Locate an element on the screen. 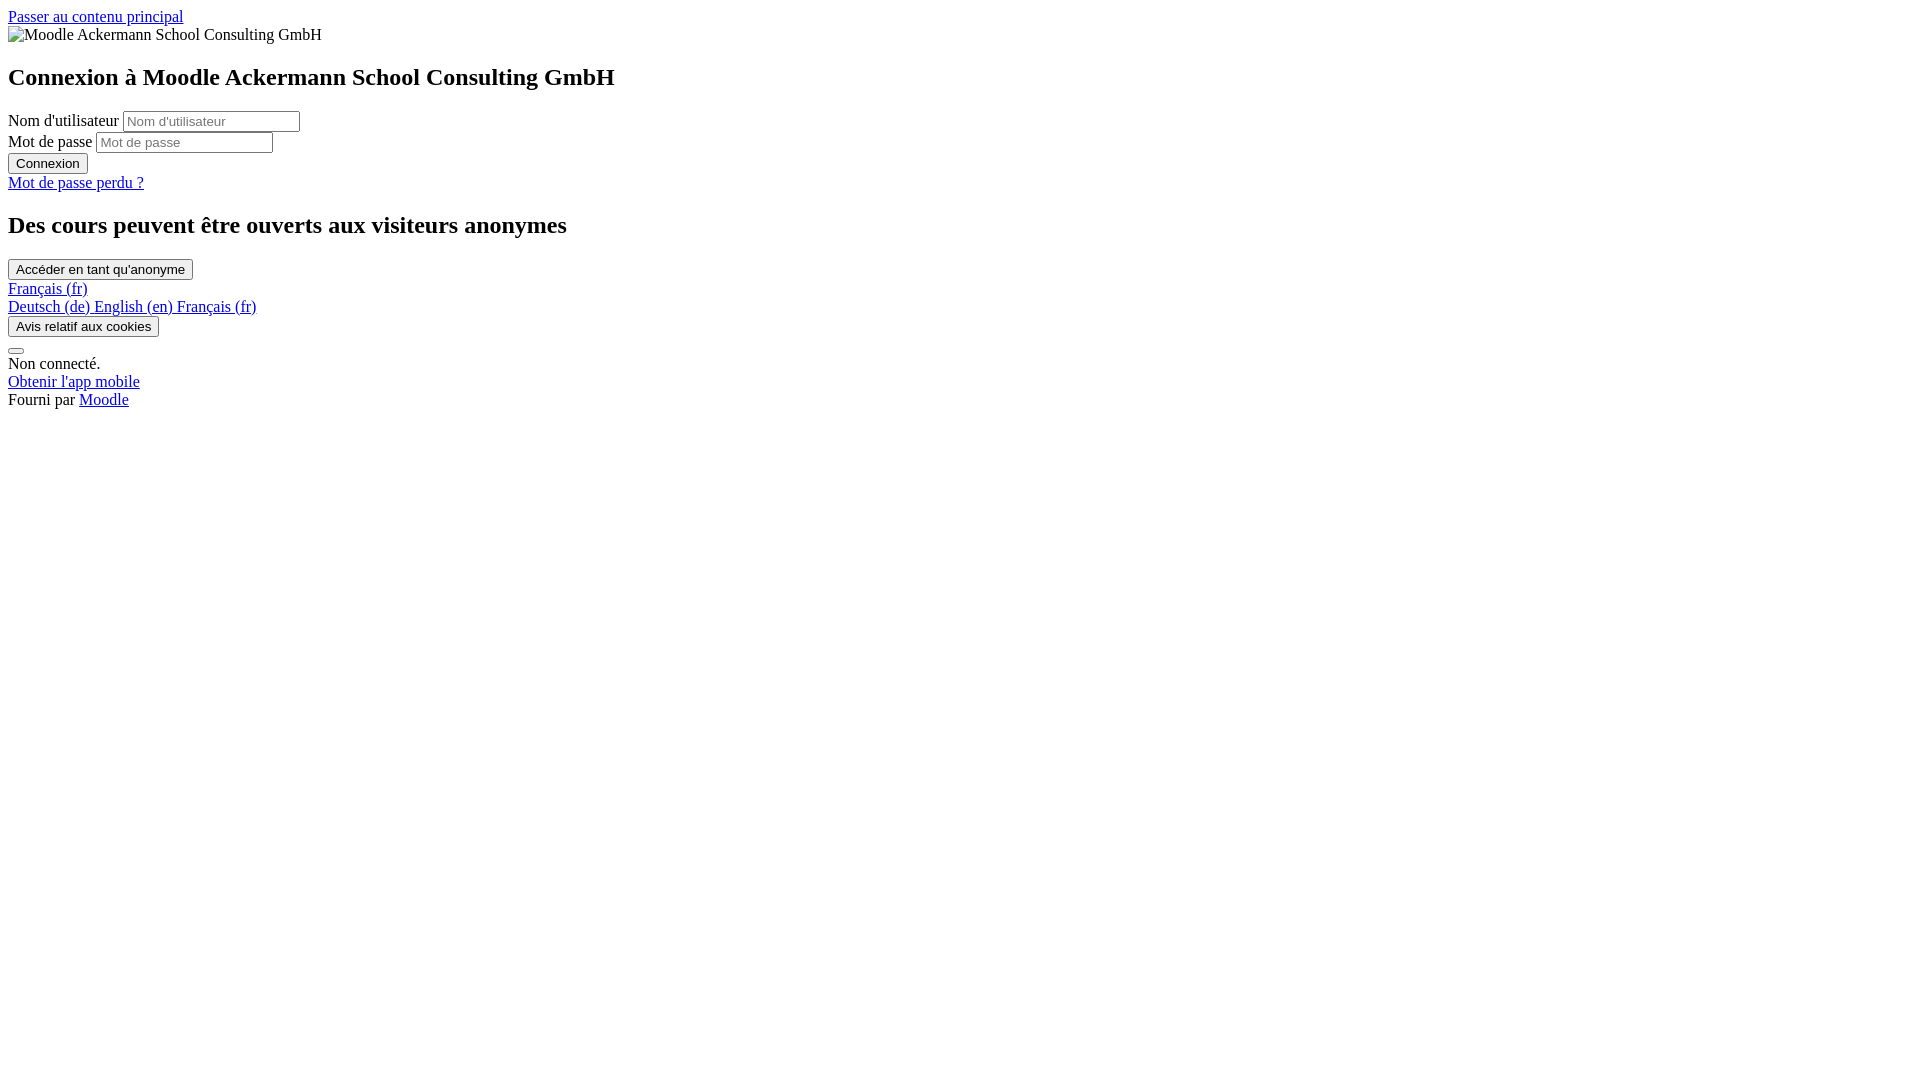  'English (en)' is located at coordinates (134, 306).